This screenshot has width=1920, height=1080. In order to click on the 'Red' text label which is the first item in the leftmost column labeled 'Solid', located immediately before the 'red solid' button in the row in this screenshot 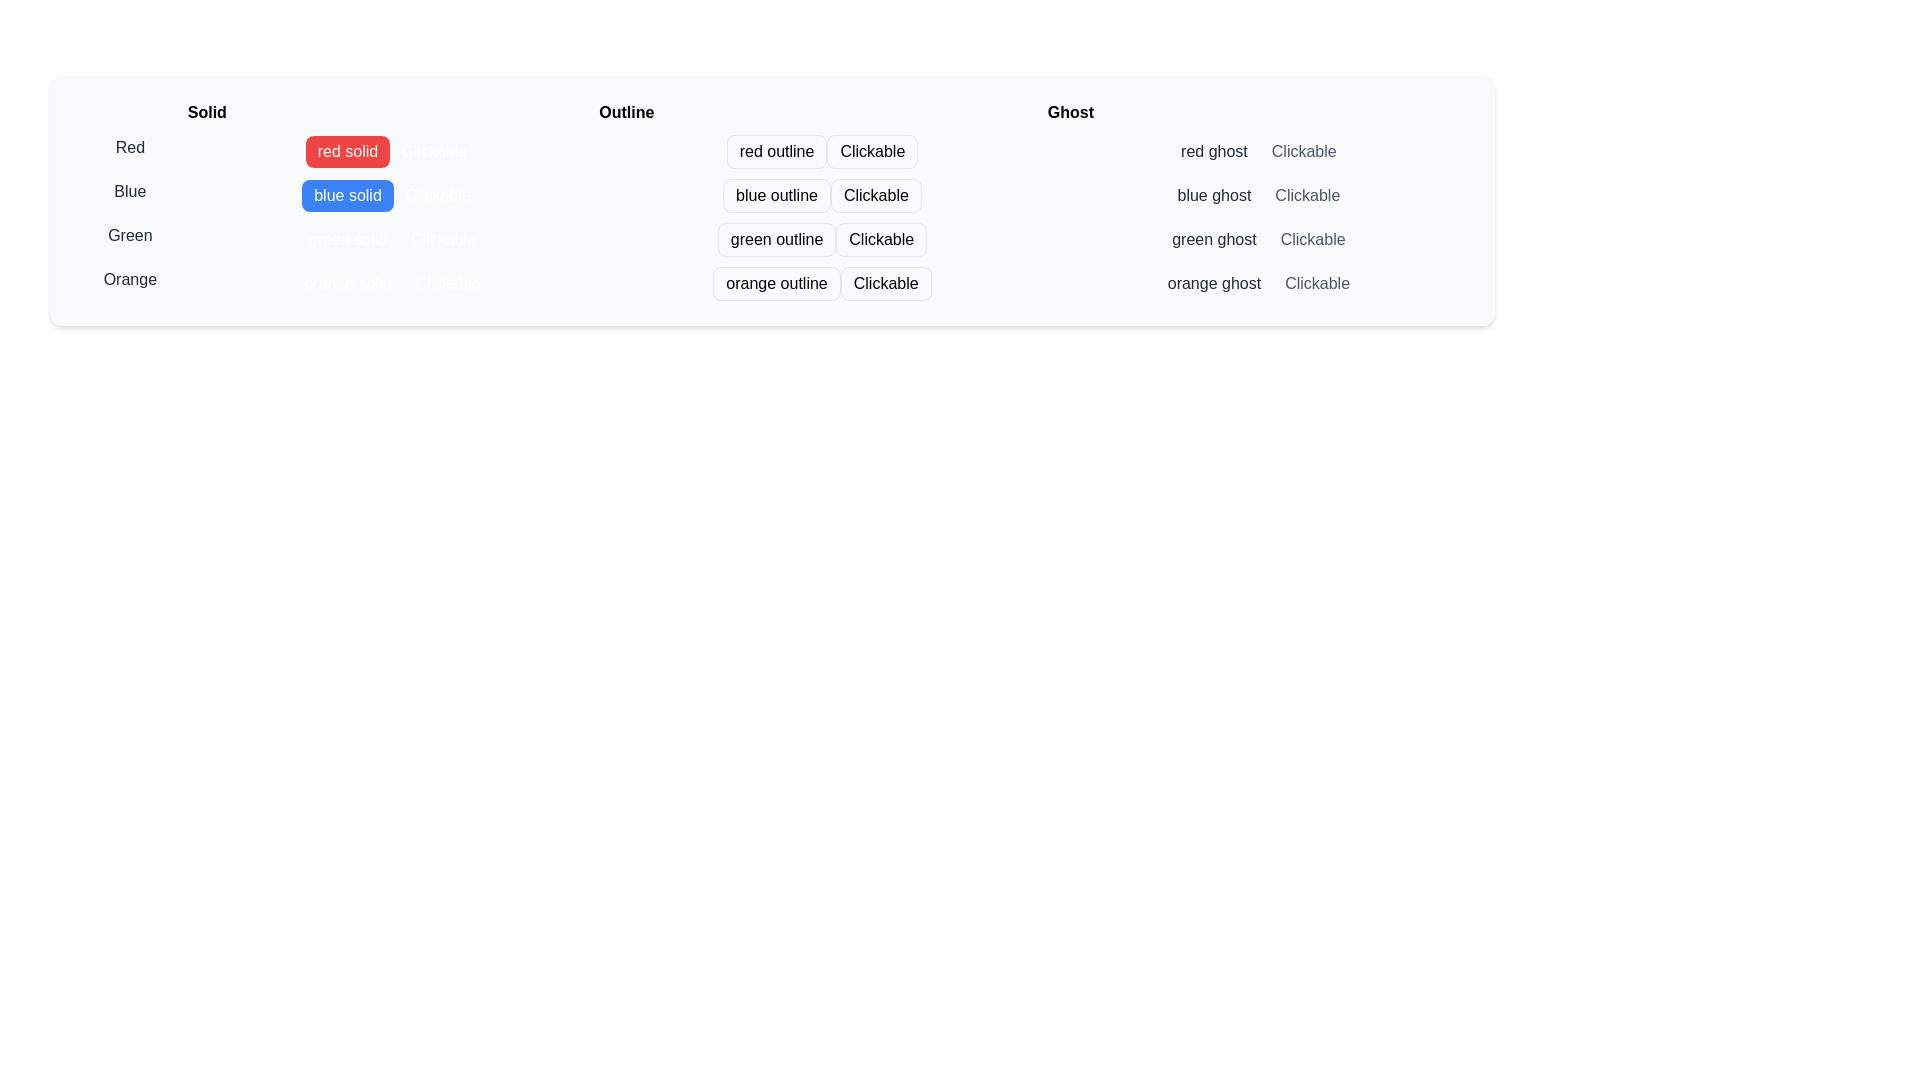, I will do `click(129, 146)`.